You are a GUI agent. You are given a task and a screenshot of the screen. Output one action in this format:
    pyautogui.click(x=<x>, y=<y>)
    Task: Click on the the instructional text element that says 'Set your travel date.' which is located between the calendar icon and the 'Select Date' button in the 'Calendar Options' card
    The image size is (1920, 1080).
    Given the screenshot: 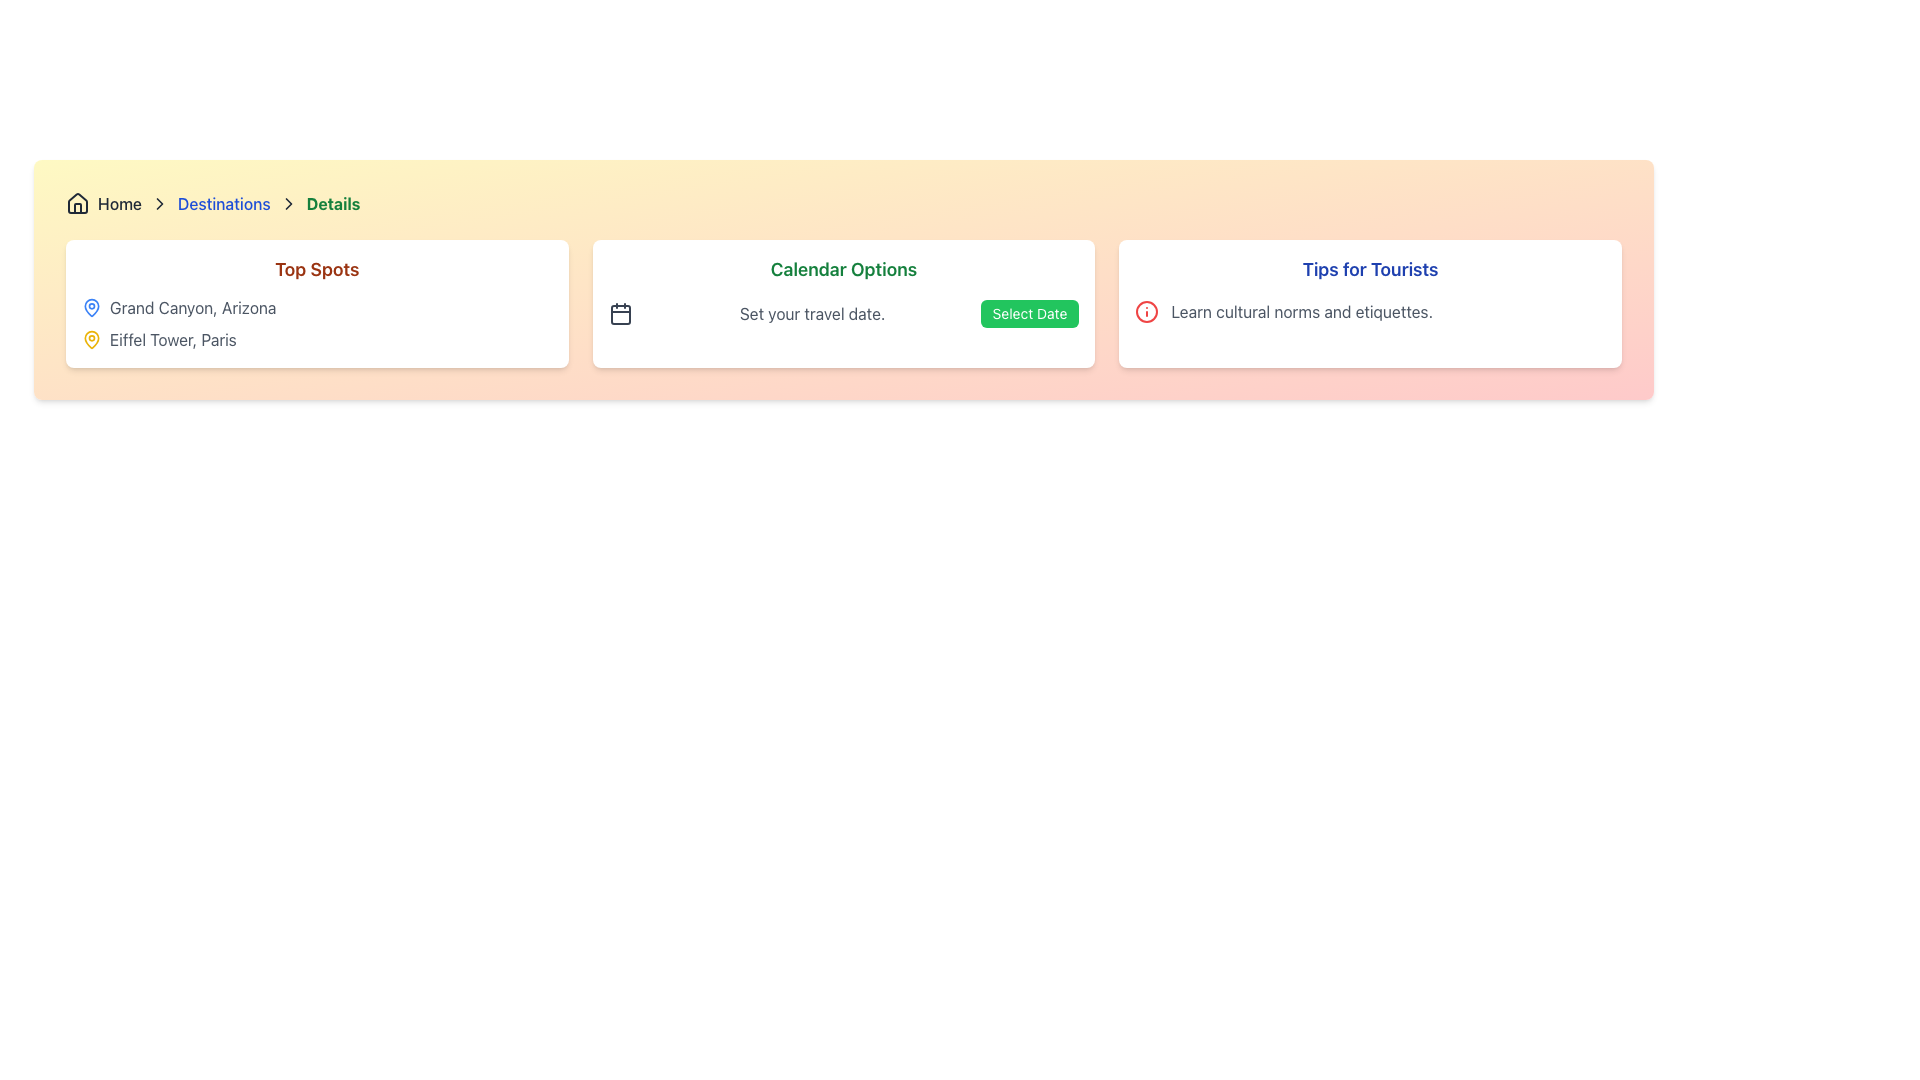 What is the action you would take?
    pyautogui.click(x=812, y=313)
    